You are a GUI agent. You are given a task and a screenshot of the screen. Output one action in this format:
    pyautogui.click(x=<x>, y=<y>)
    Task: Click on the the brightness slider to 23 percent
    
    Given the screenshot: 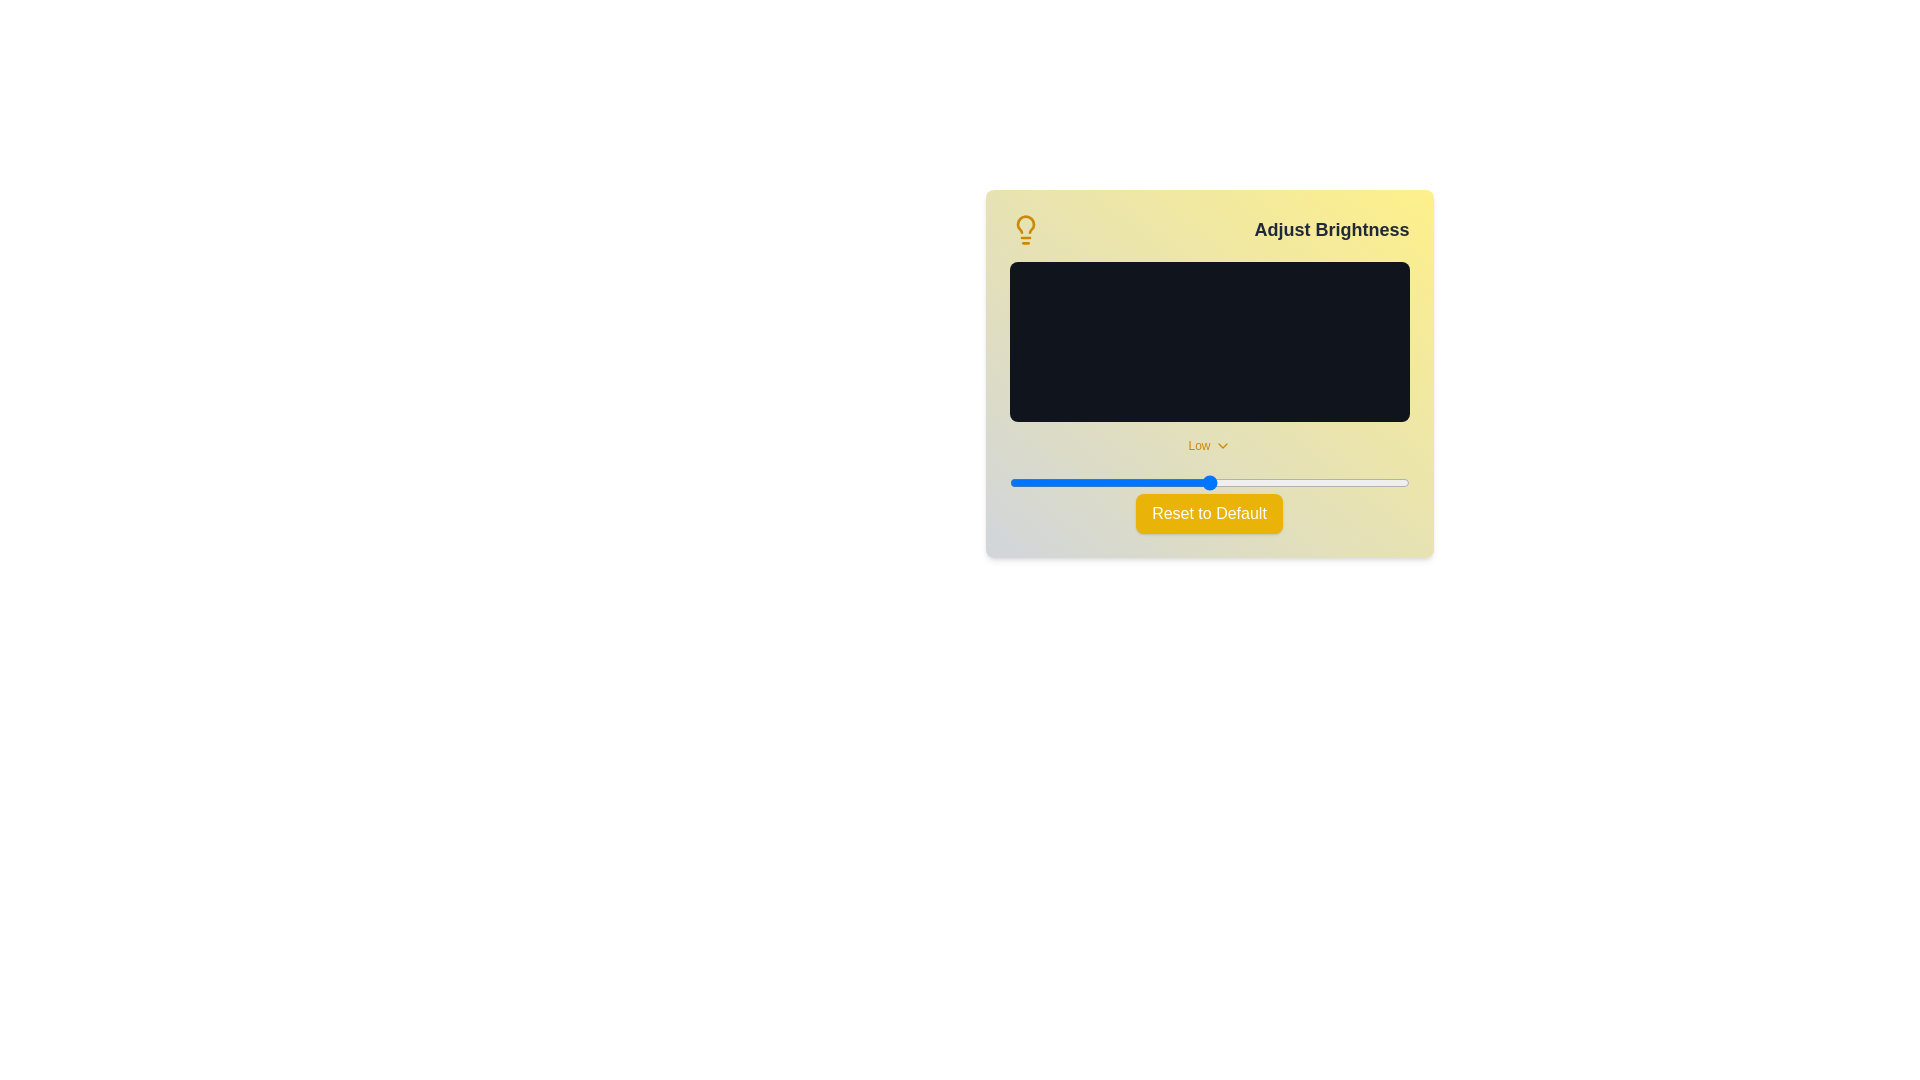 What is the action you would take?
    pyautogui.click(x=1100, y=482)
    